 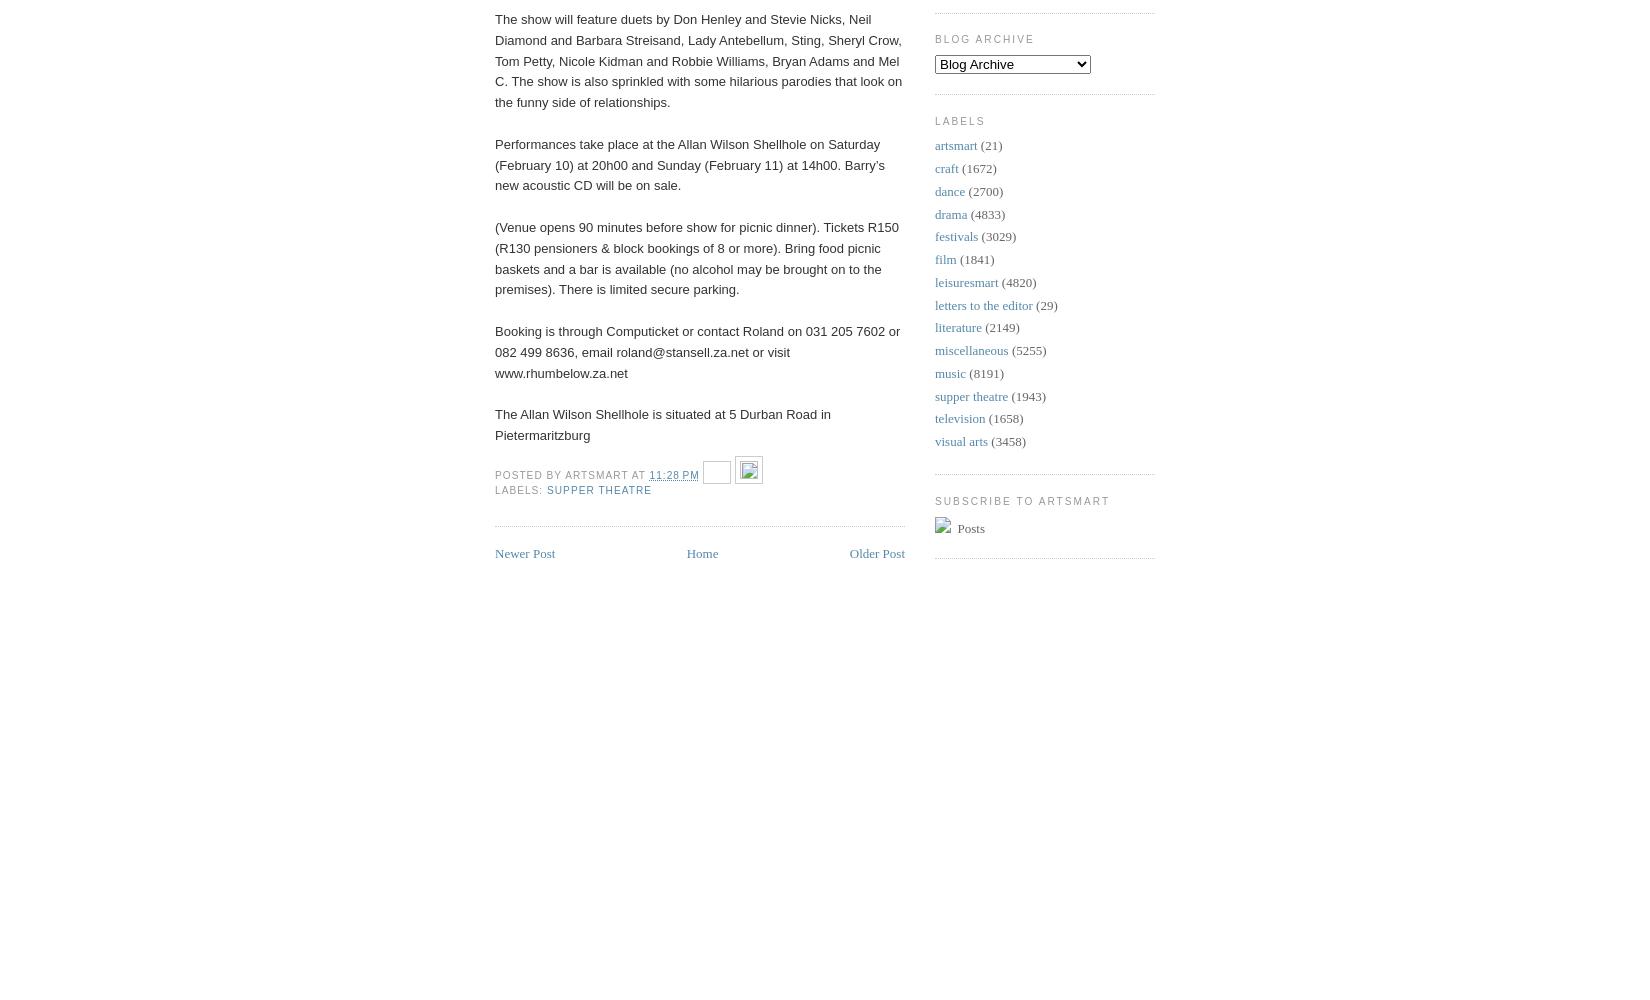 What do you see at coordinates (661, 424) in the screenshot?
I see `'The Allan Wilson Shellhole is situated at 5
Durban Road in Pietermaritzburg'` at bounding box center [661, 424].